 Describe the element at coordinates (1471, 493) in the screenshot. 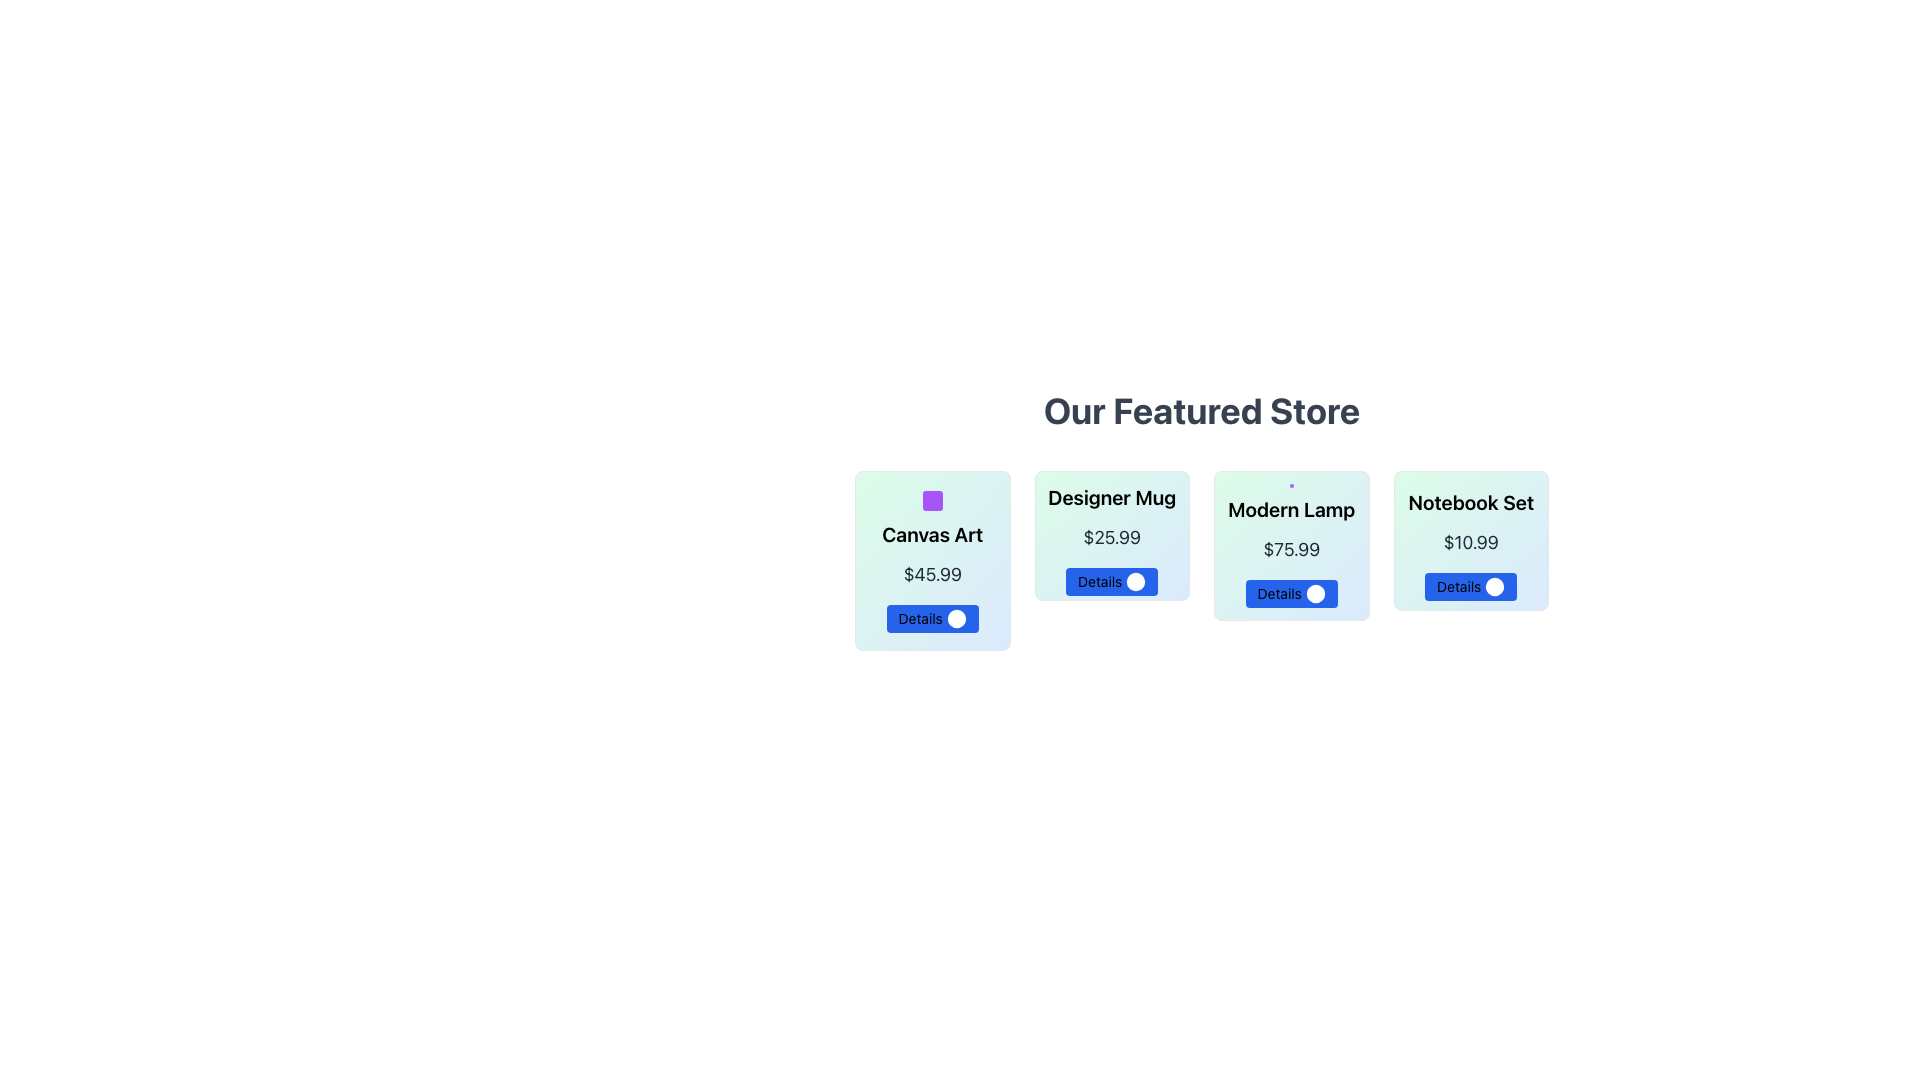

I see `the SVG Rectangle with rounded corners located within the fourth card labeled 'Notebook Set', which serves as the background of the SVG icon above the text 'Notebook Set'` at that location.